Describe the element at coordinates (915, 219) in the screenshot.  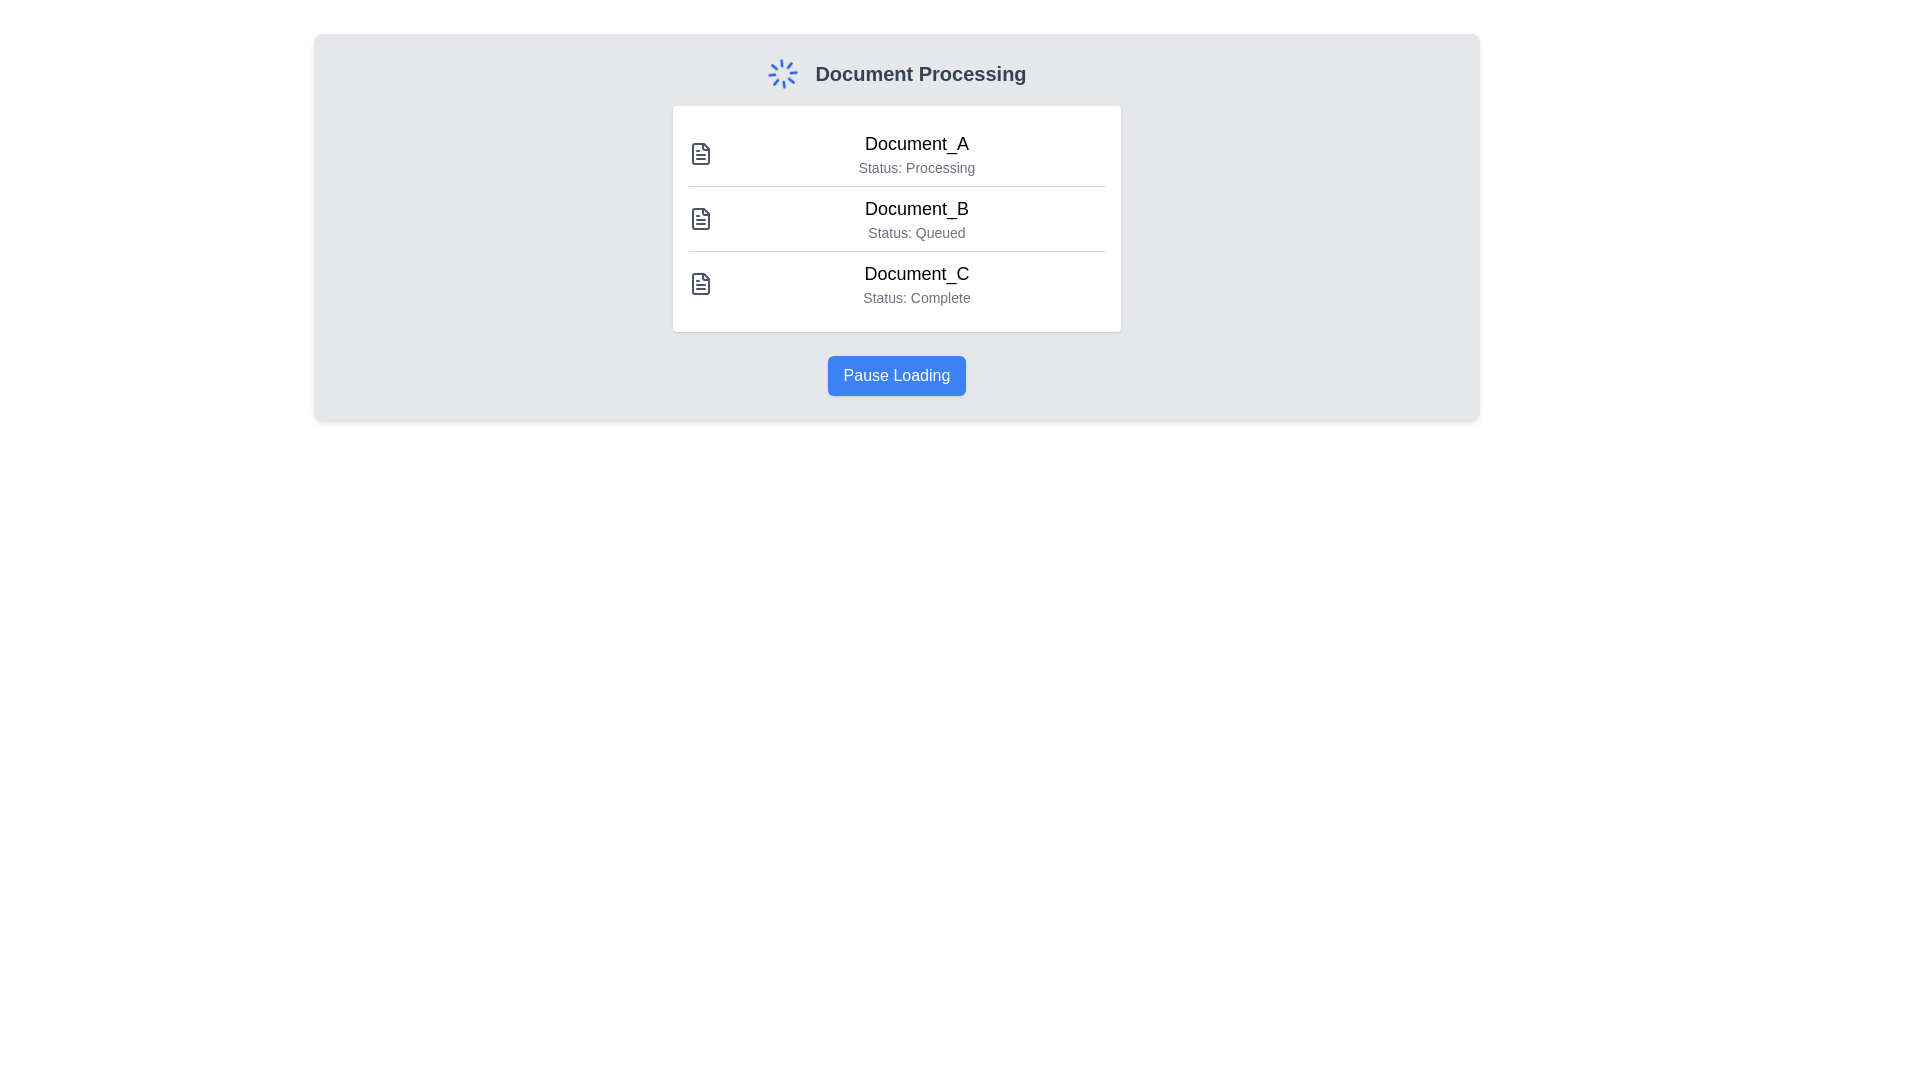
I see `text from the Text label with hierarchical formatting that displays 'Document_B' and 'Status: Queued', located in the central panel as the second entry in the list` at that location.